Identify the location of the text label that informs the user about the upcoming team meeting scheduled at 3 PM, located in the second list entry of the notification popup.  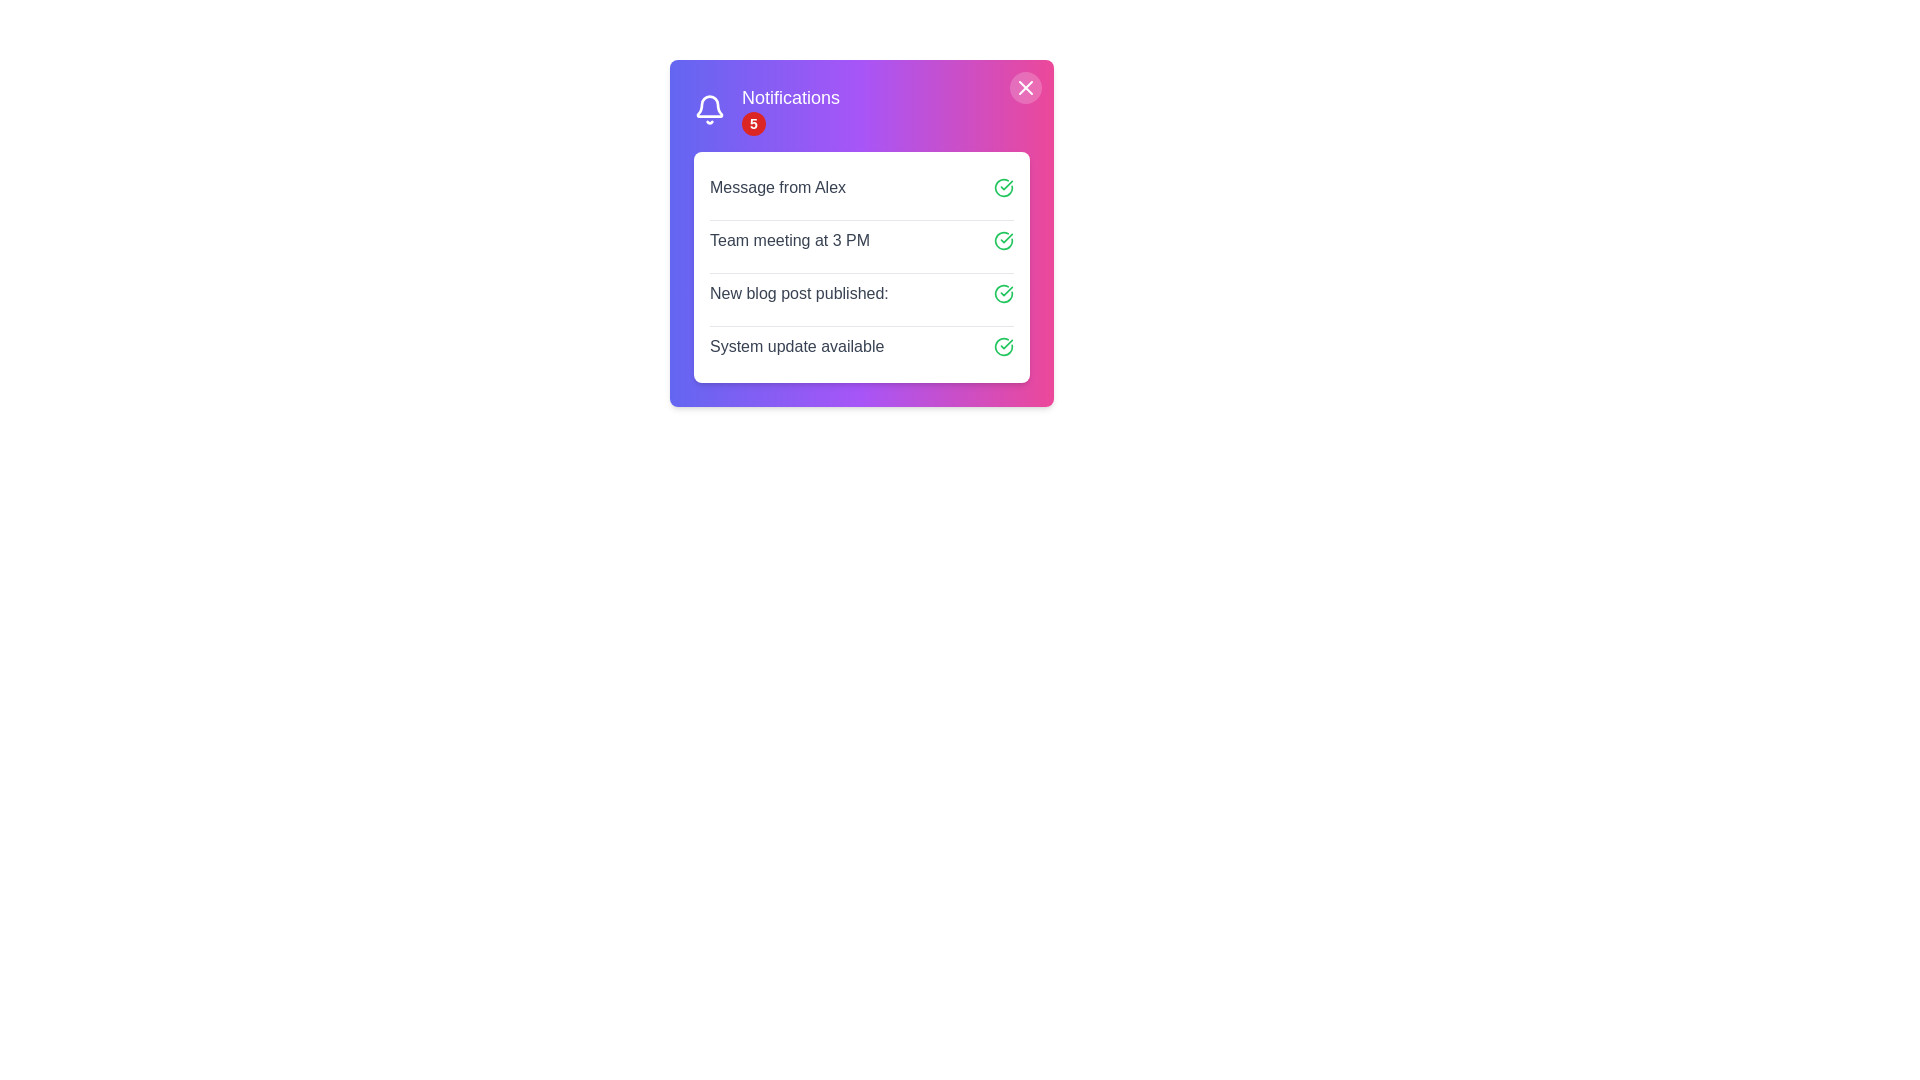
(789, 239).